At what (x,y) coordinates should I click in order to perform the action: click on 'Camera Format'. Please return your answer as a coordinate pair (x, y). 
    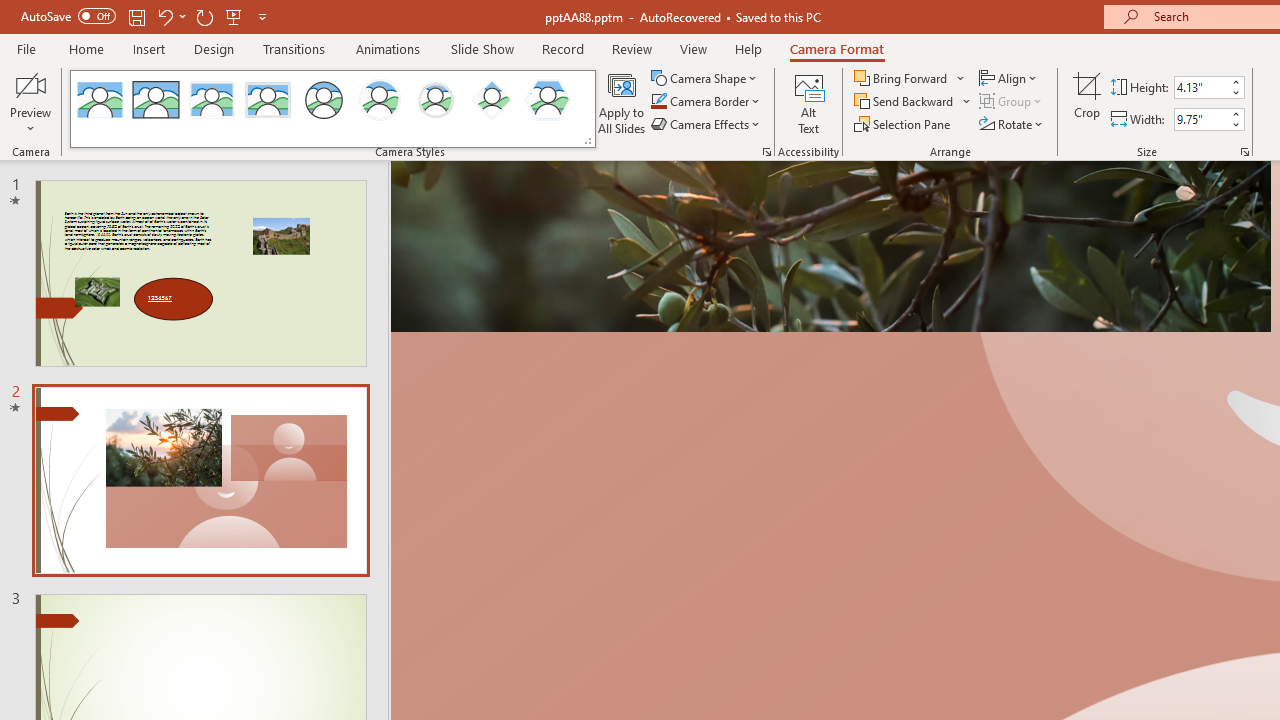
    Looking at the image, I should click on (837, 48).